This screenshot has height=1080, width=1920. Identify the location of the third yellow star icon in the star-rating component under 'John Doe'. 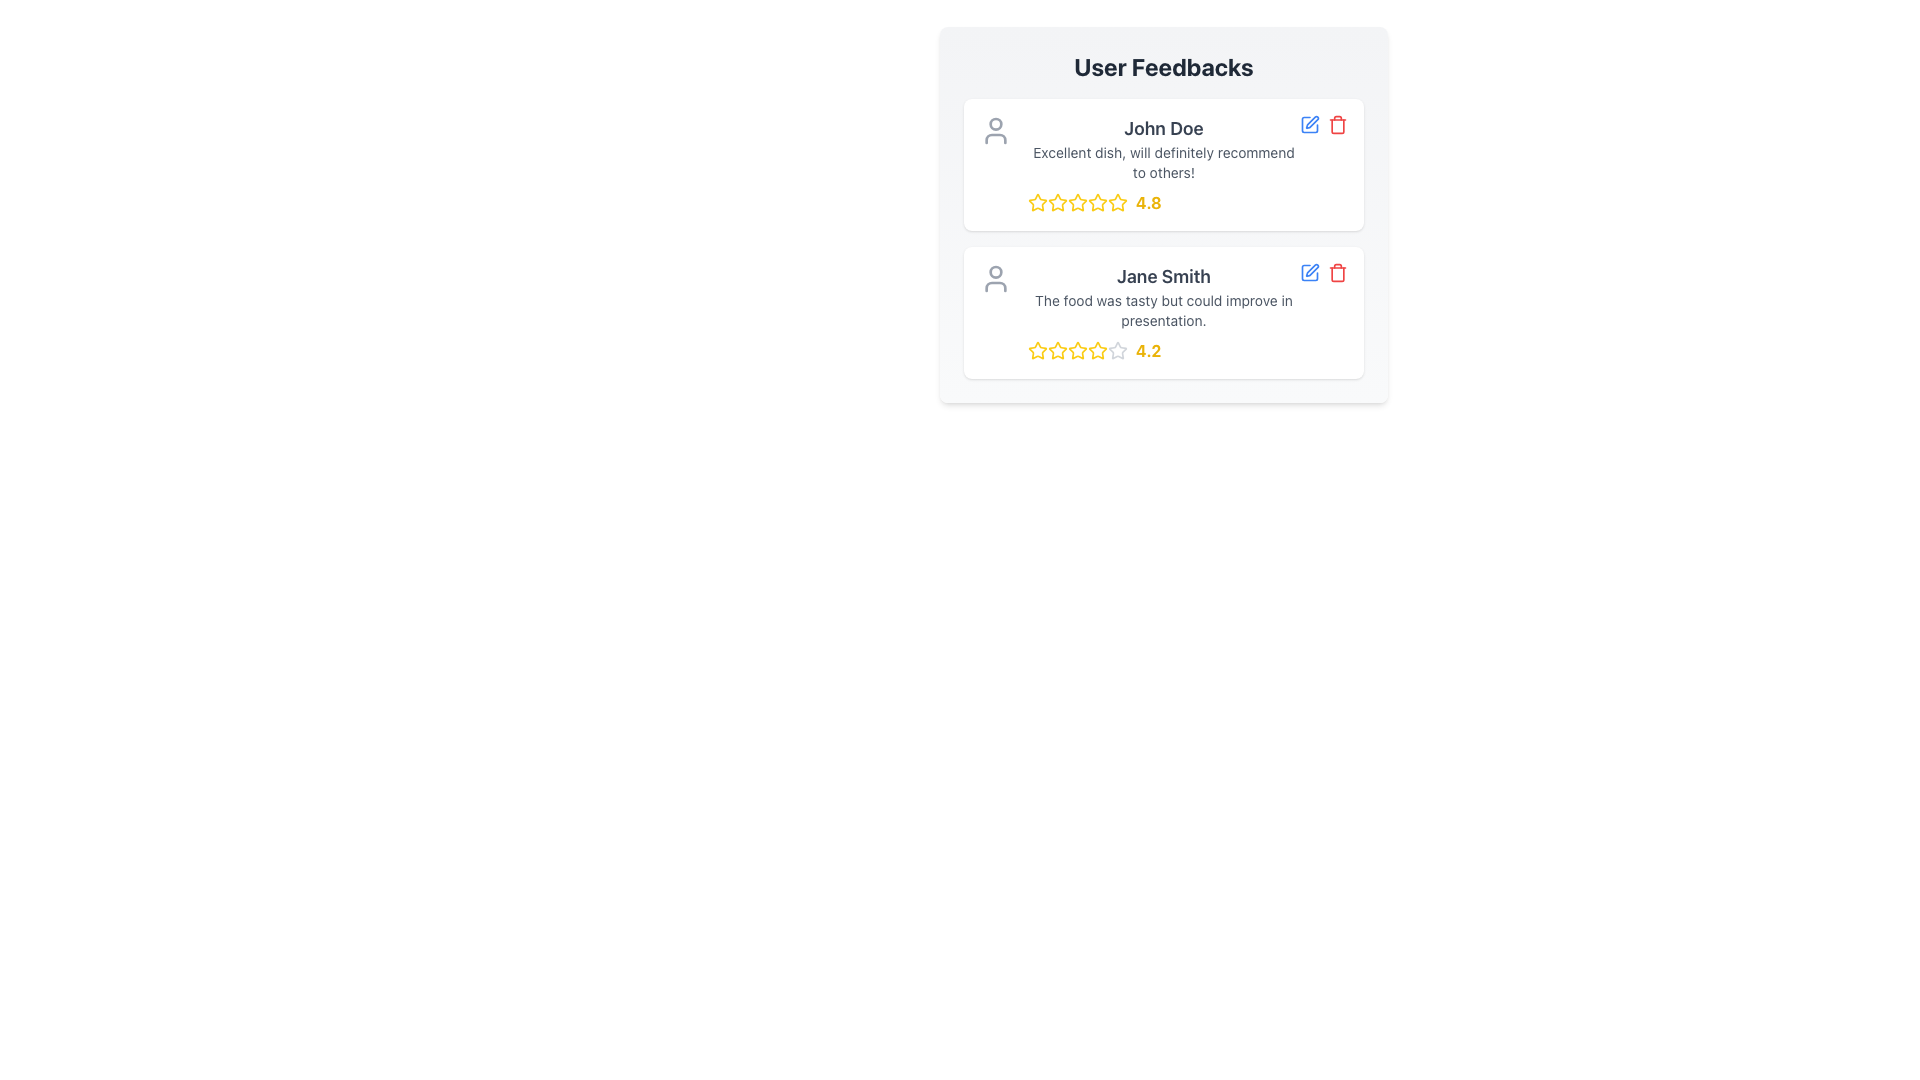
(1077, 203).